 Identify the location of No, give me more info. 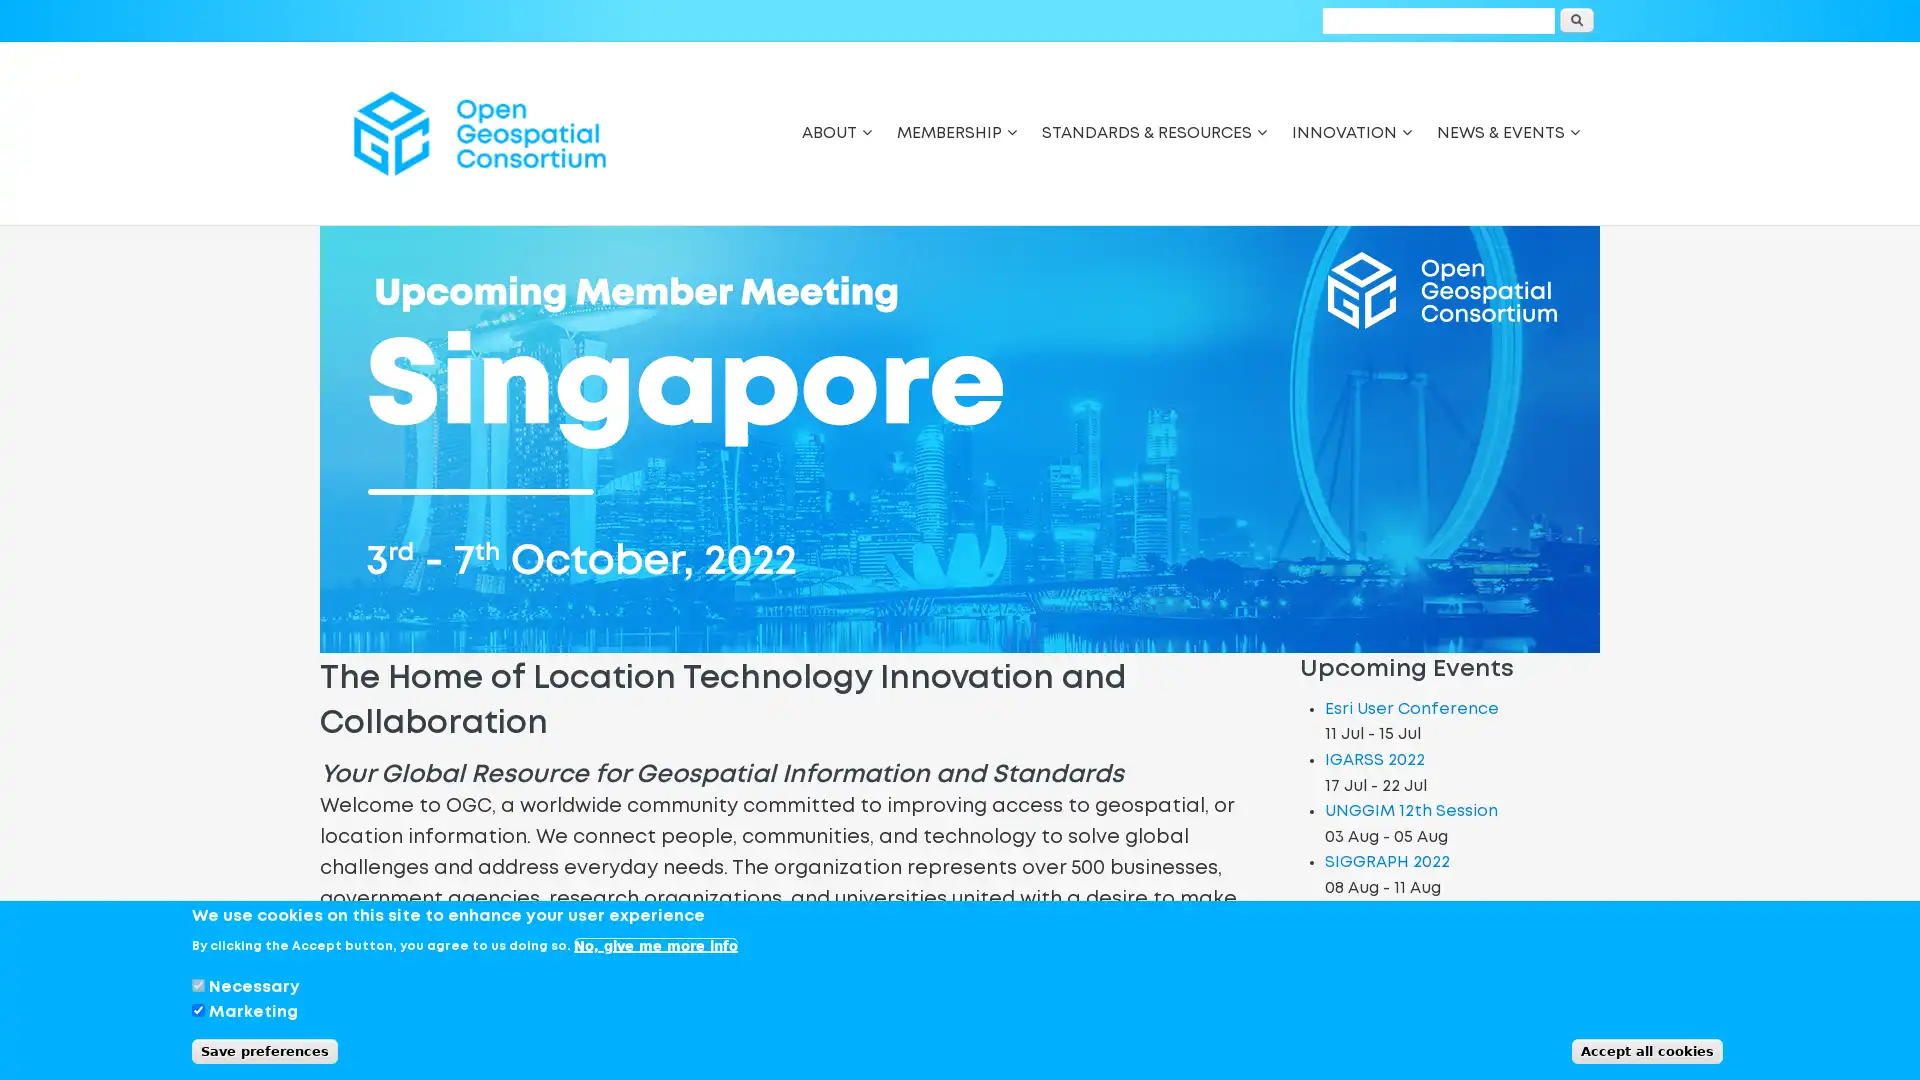
(656, 945).